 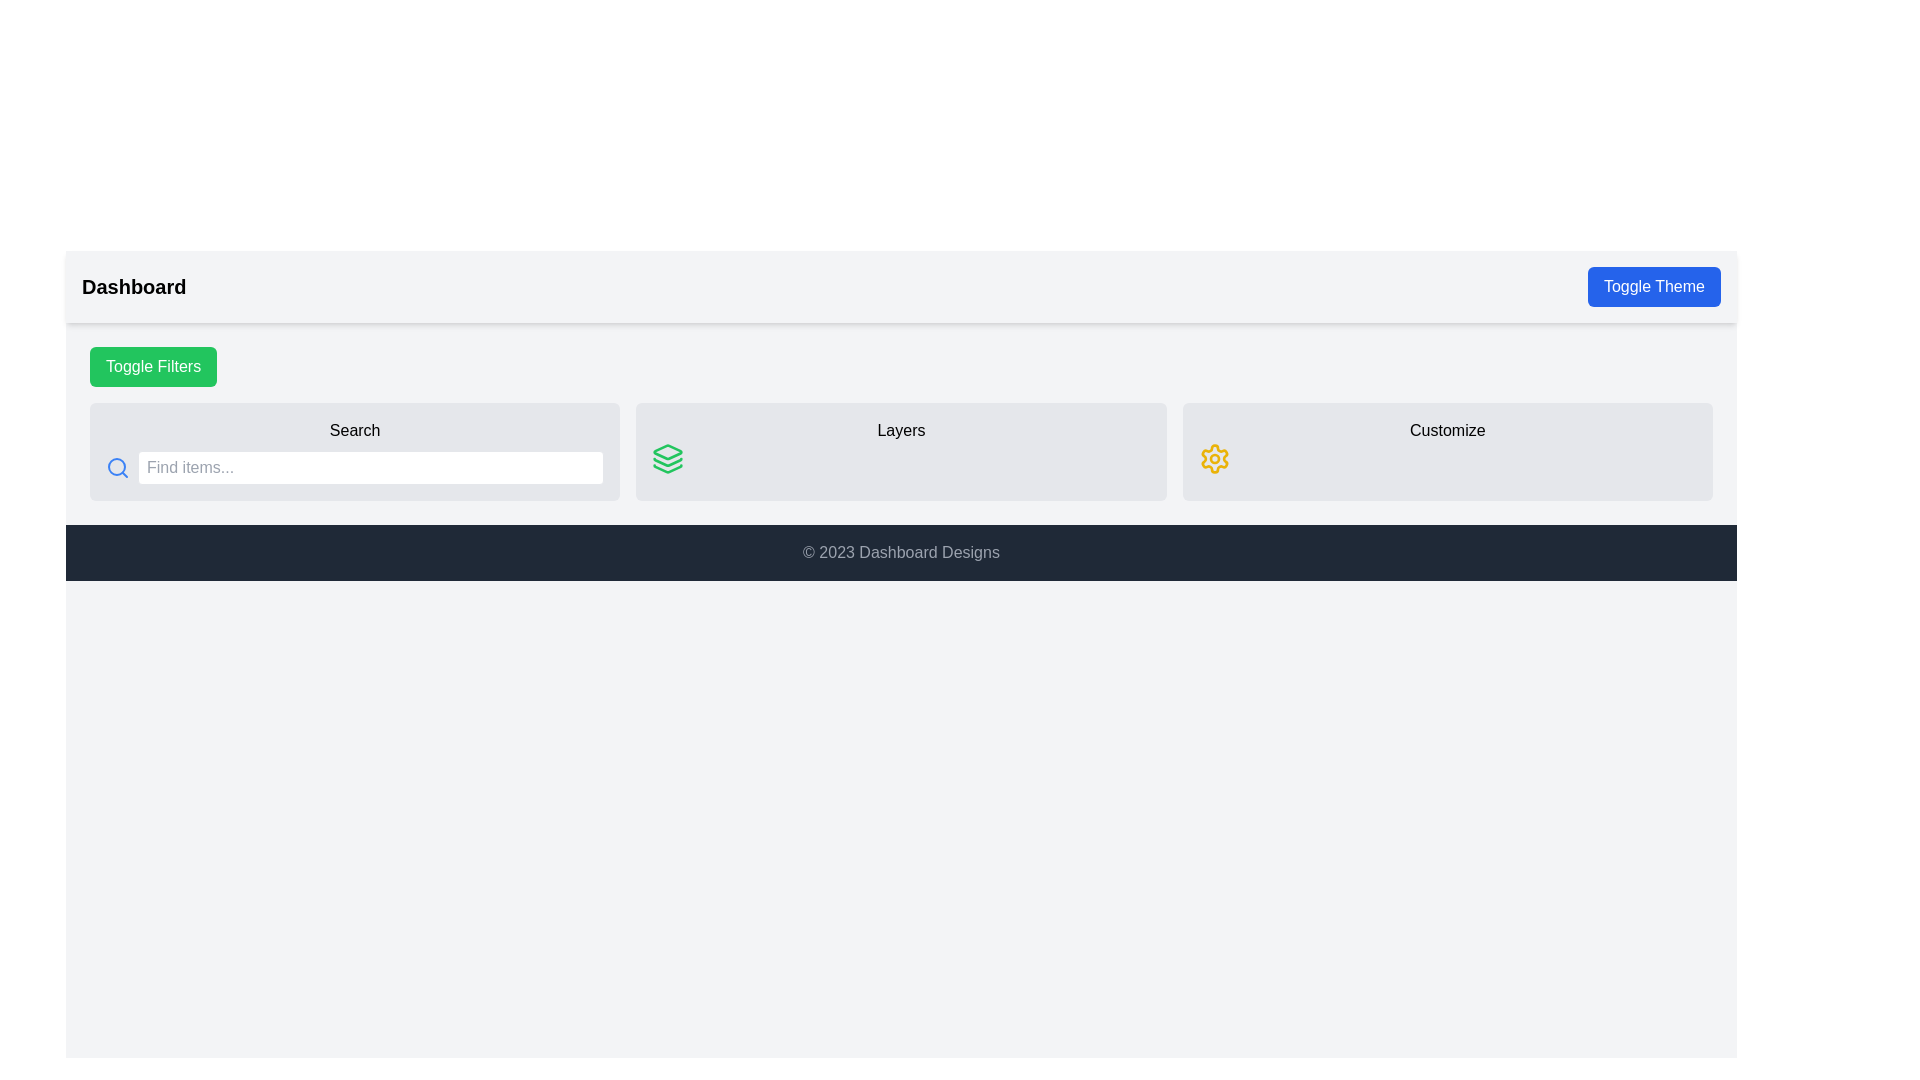 I want to click on the static representation of the topmost triangular shape with a green outline in the 'Layers' section of the interface, so click(x=667, y=451).